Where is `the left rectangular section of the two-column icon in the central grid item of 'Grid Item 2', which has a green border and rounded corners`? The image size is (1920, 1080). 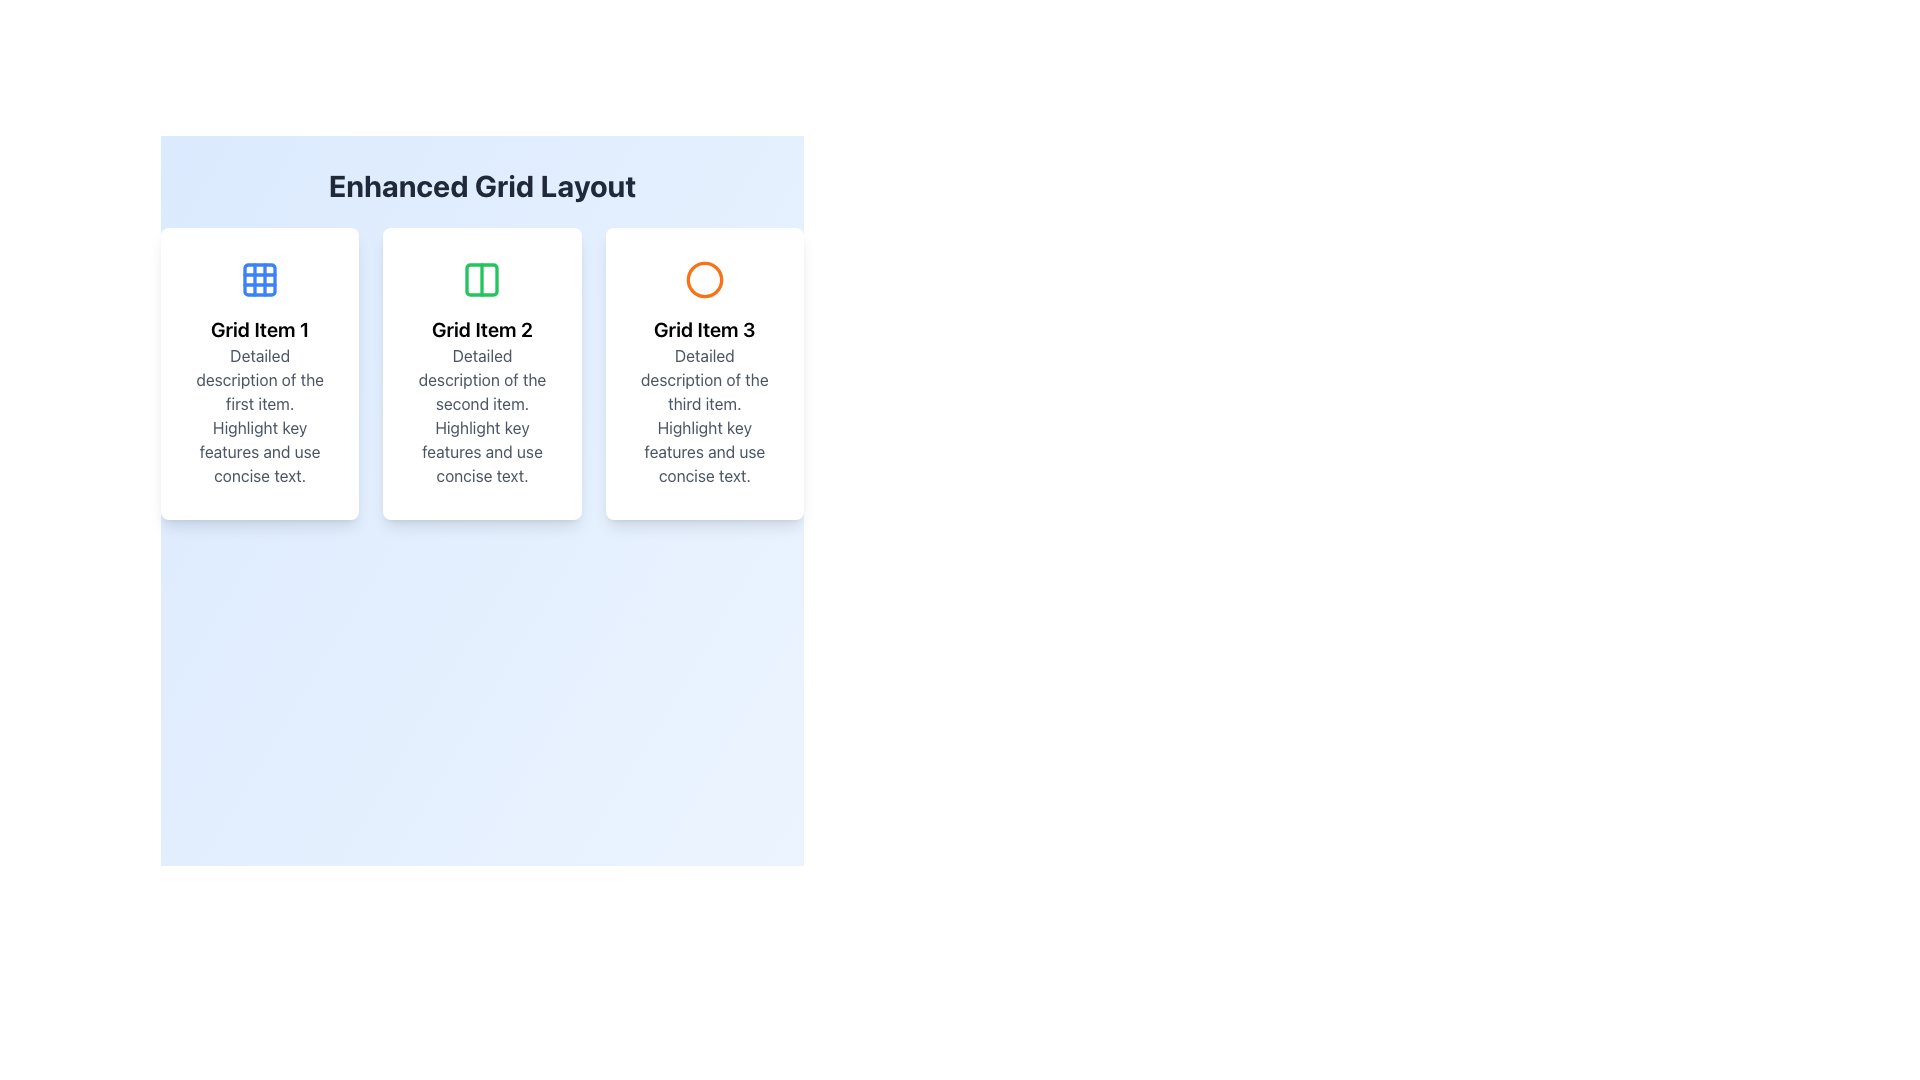 the left rectangular section of the two-column icon in the central grid item of 'Grid Item 2', which has a green border and rounded corners is located at coordinates (482, 280).